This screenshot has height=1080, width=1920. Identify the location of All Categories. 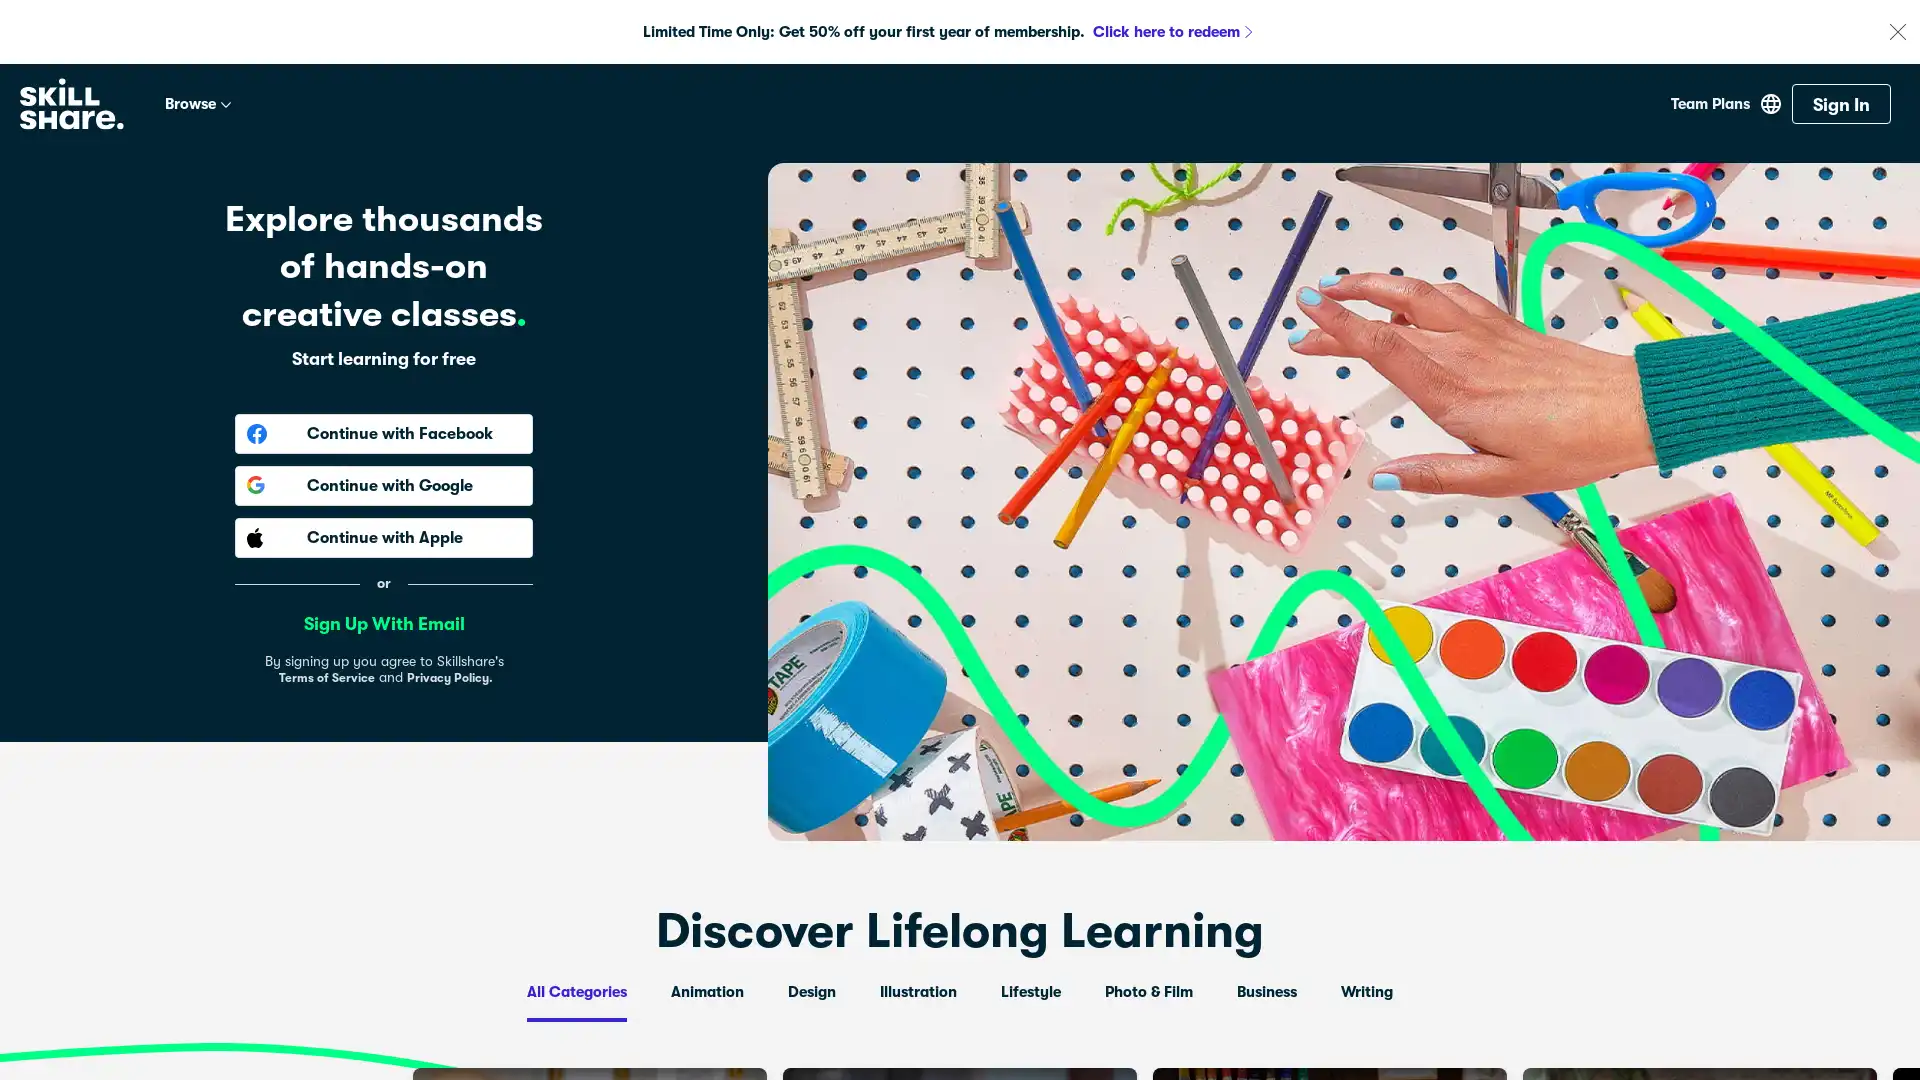
(575, 999).